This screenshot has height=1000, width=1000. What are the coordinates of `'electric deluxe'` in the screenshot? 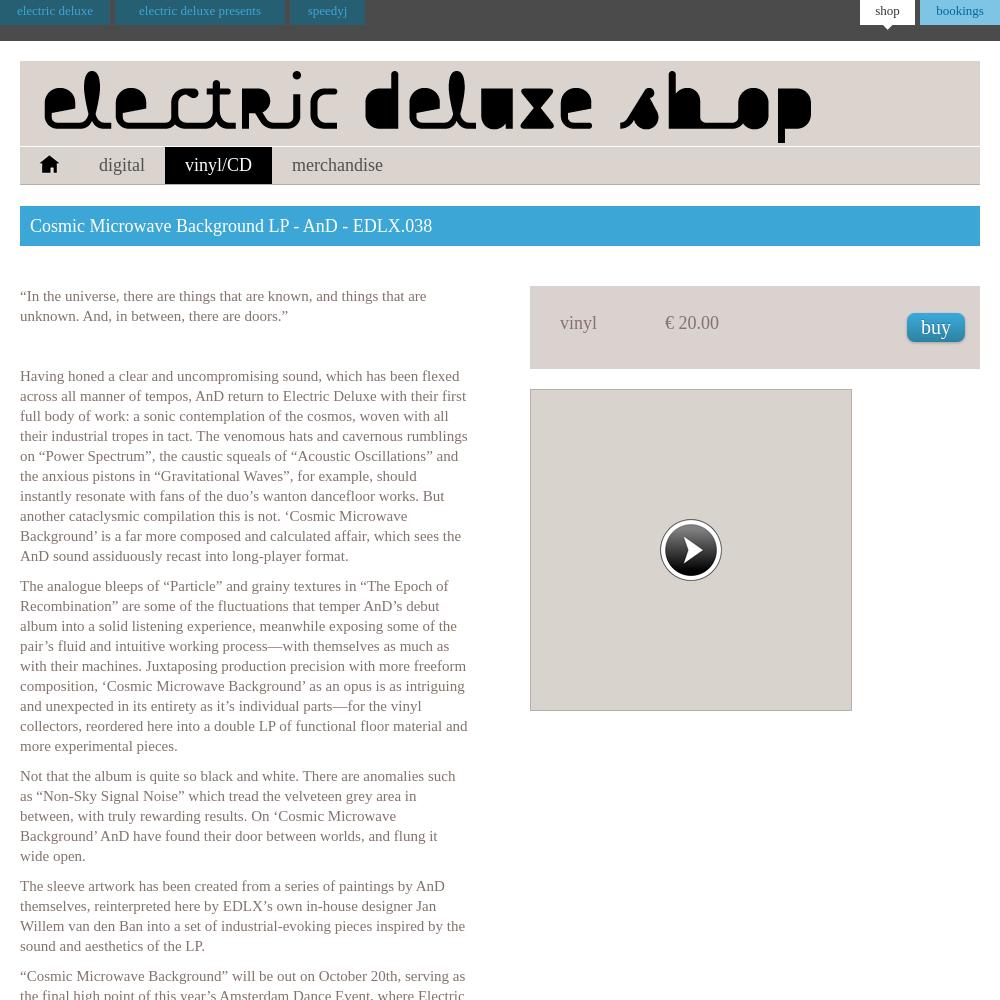 It's located at (54, 10).